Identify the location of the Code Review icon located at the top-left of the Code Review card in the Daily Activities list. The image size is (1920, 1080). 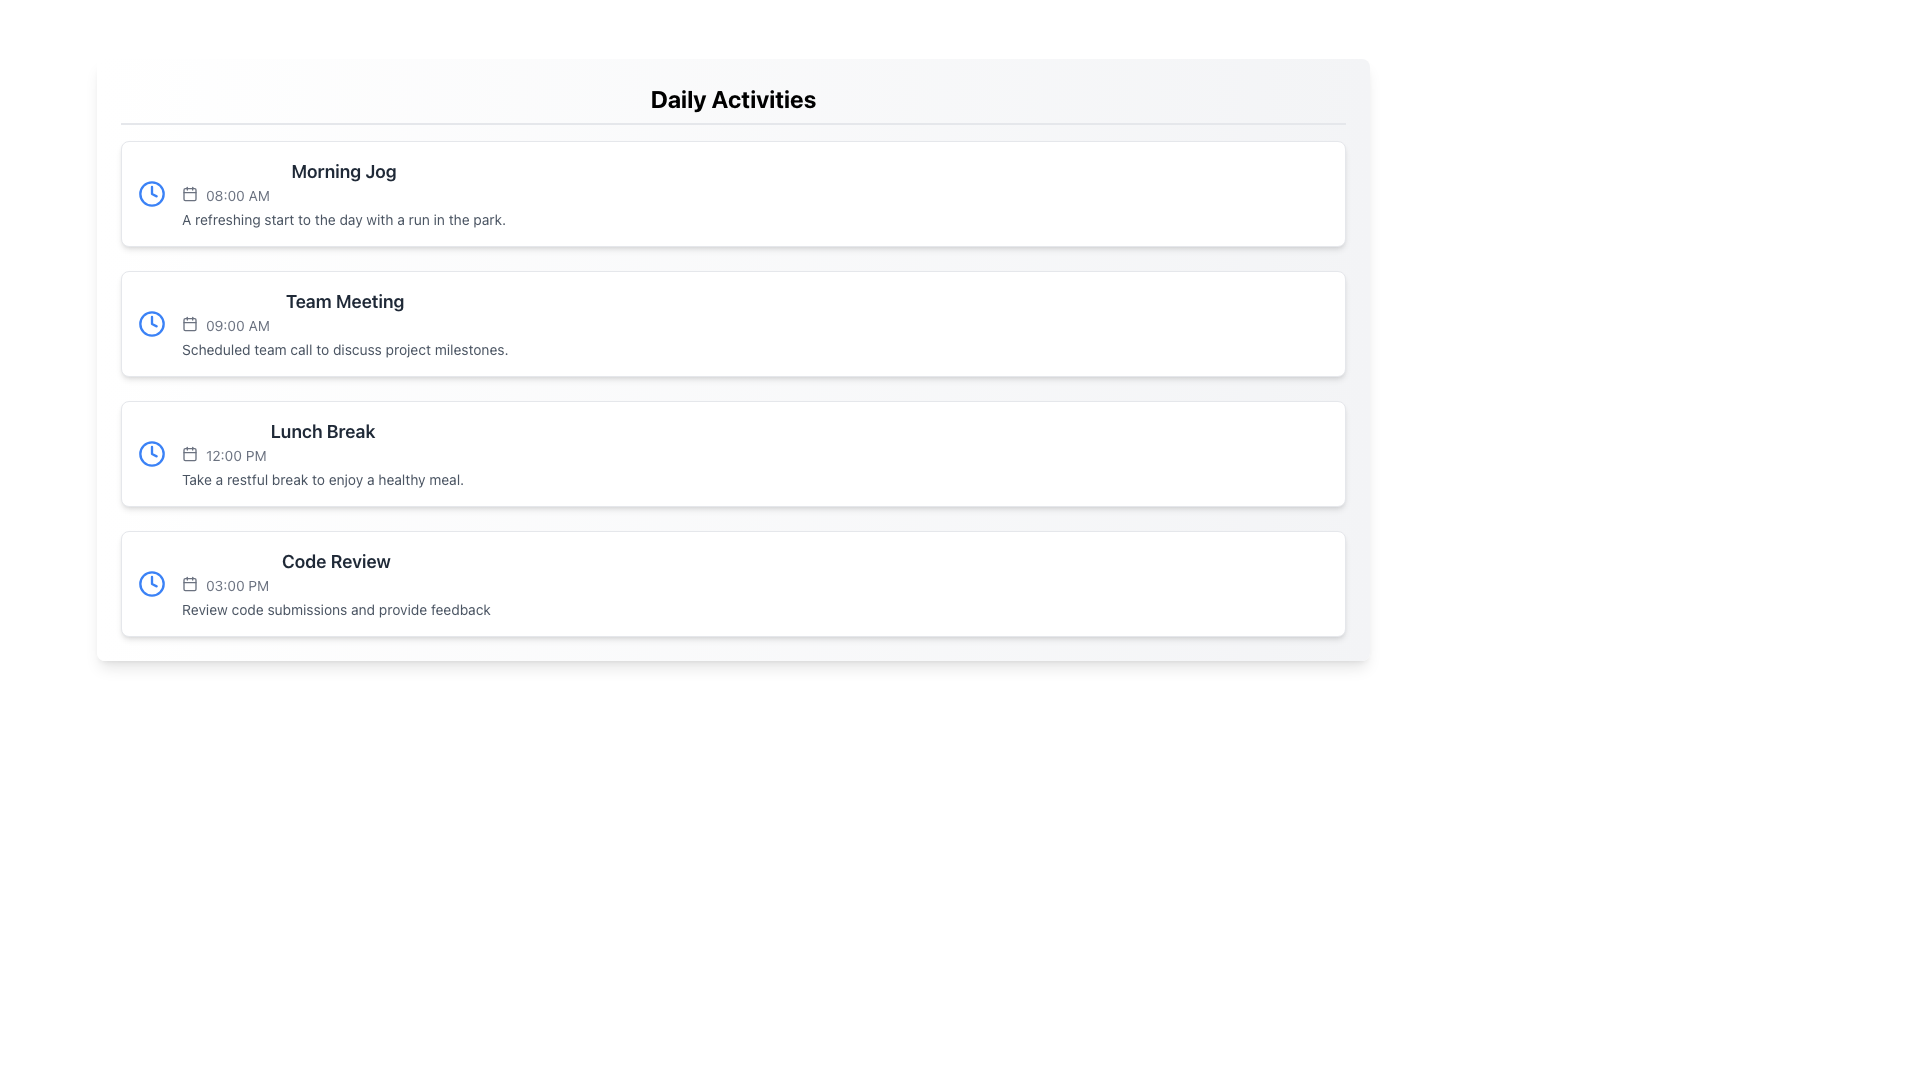
(151, 583).